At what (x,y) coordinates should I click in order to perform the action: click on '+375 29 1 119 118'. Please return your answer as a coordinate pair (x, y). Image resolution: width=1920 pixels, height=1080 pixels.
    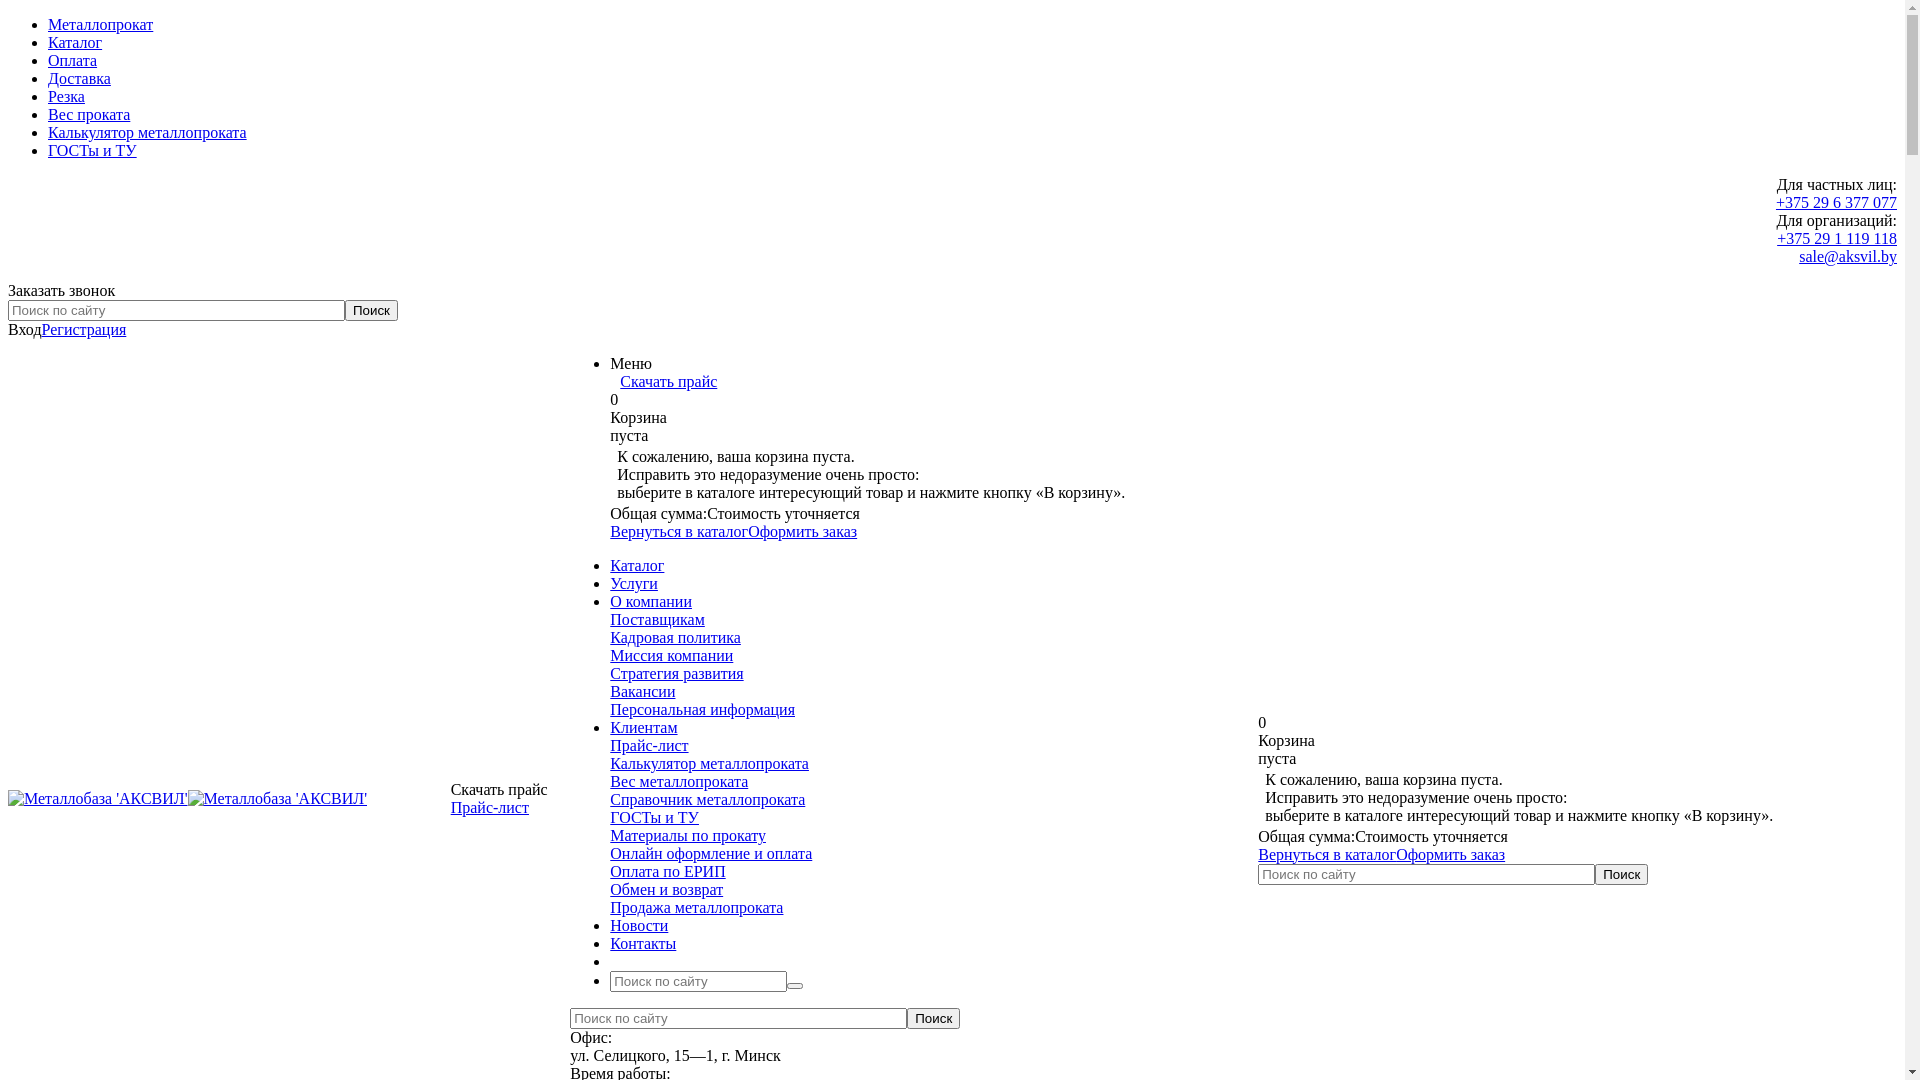
    Looking at the image, I should click on (1837, 237).